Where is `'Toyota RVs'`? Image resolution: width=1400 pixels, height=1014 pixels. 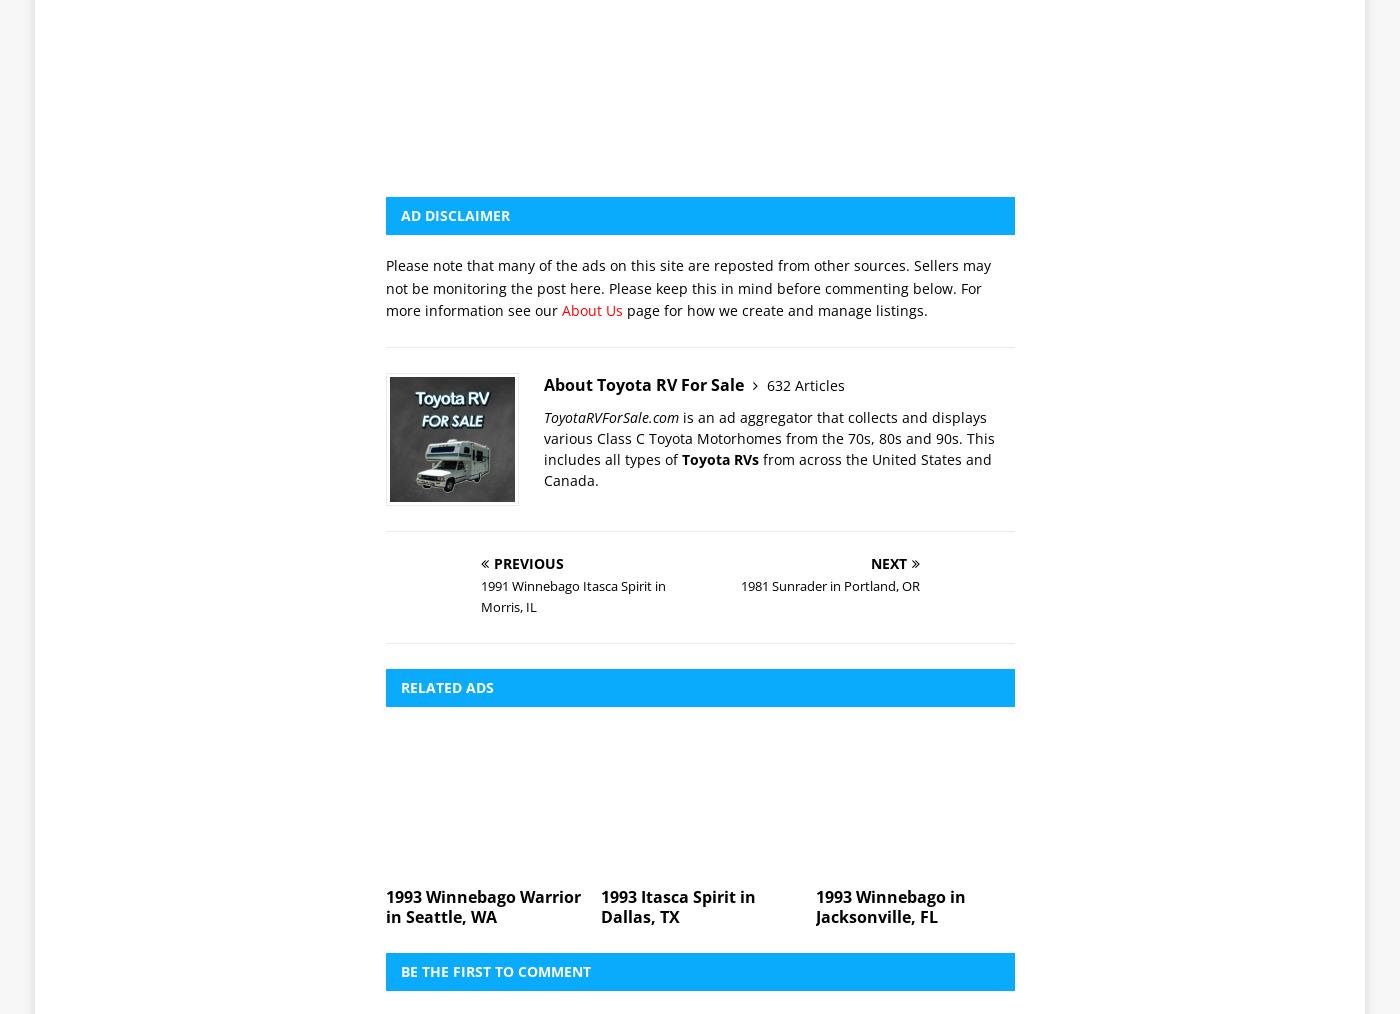 'Toyota RVs' is located at coordinates (719, 178).